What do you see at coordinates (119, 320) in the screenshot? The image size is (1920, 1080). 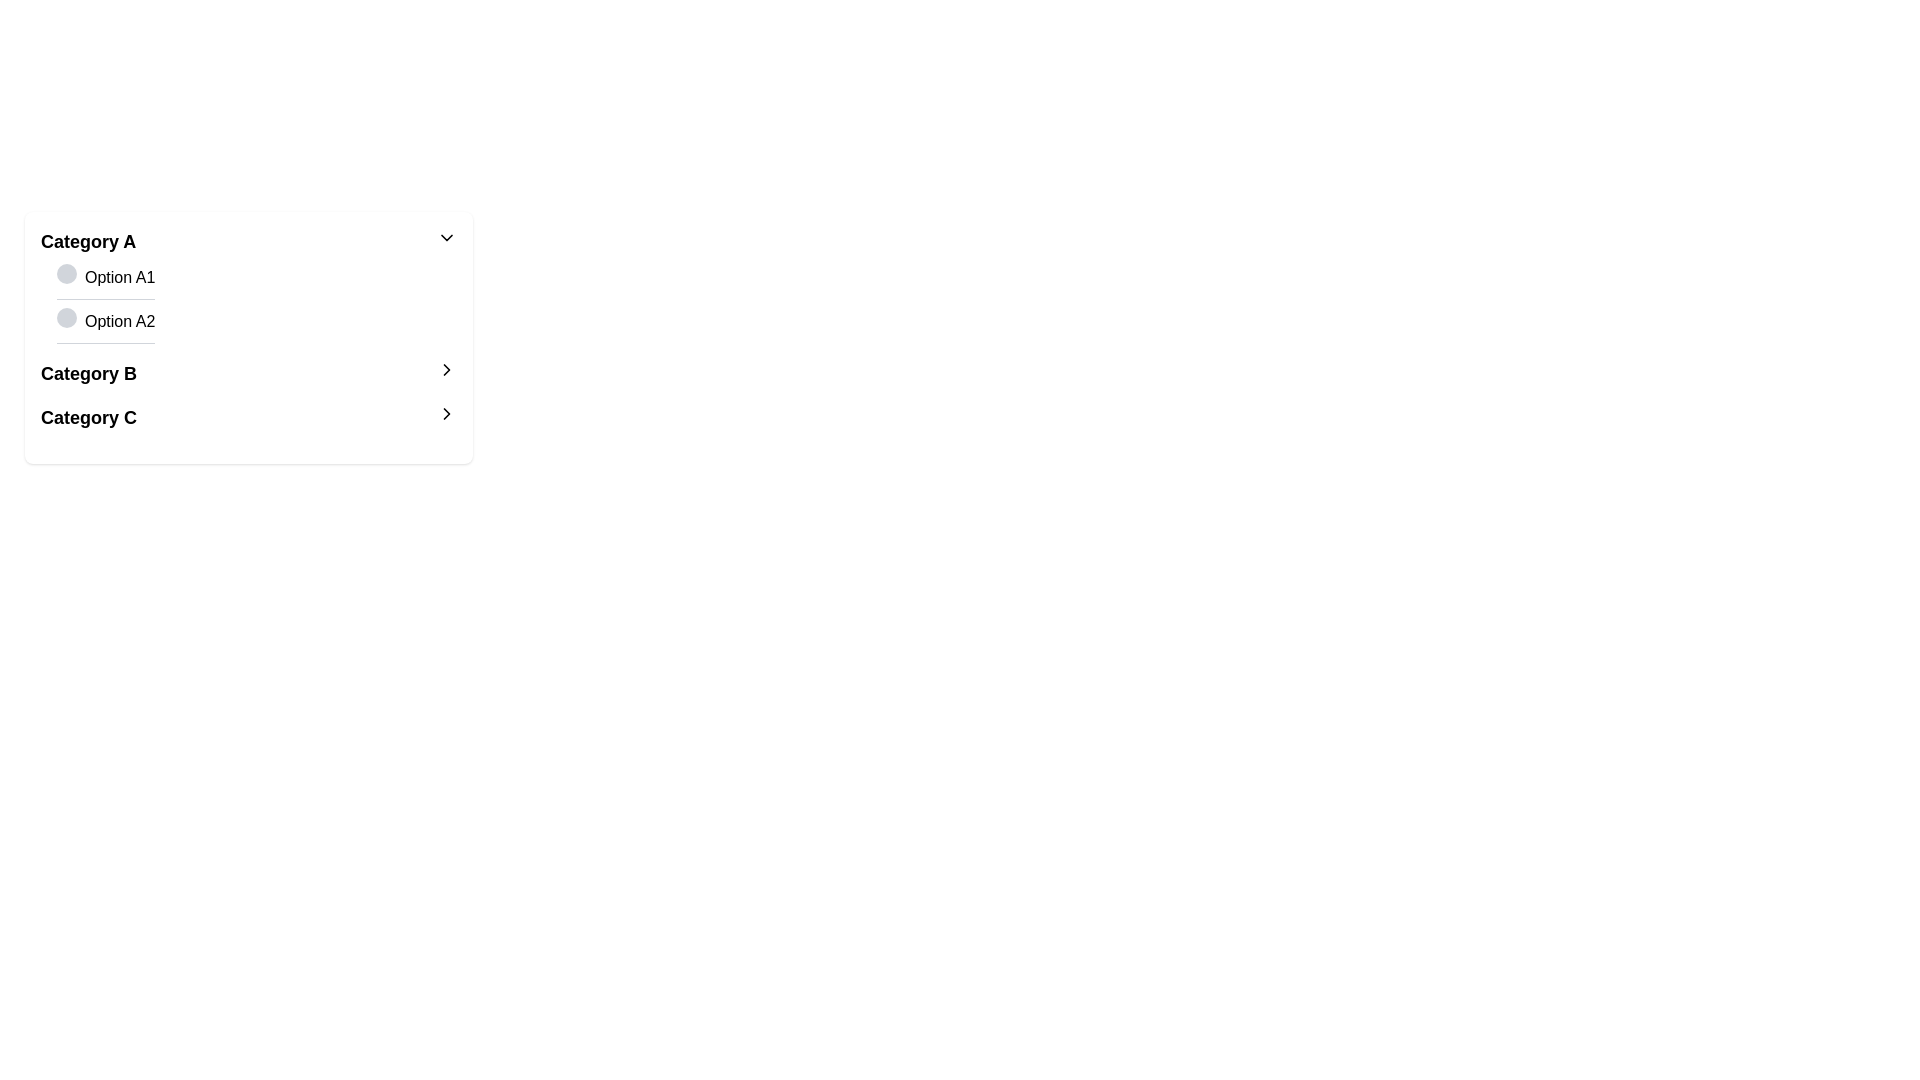 I see `the Menu Option Label for 'Option A2' located under 'Category A'` at bounding box center [119, 320].